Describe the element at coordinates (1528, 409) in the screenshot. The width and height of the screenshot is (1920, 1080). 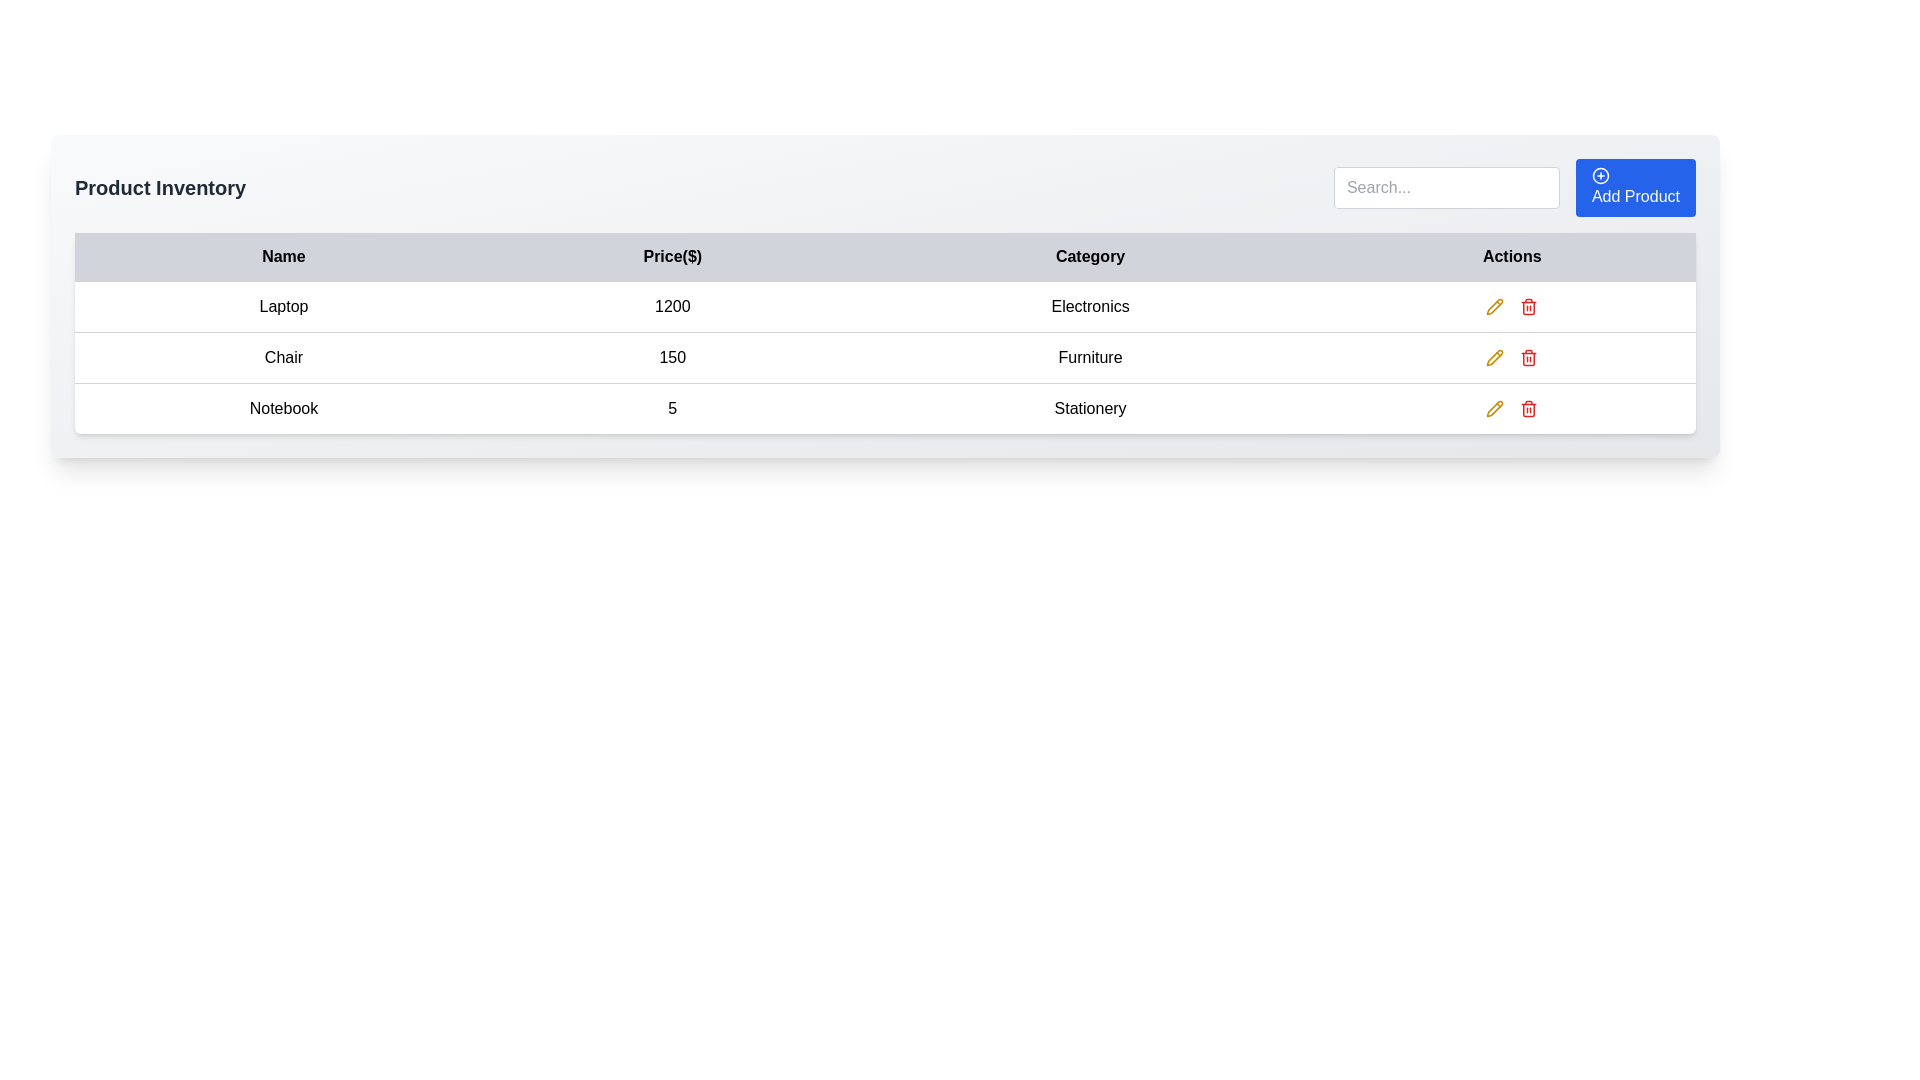
I see `the red trash bin icon, which is the second icon in the 'Actions' column of the third row in the table` at that location.